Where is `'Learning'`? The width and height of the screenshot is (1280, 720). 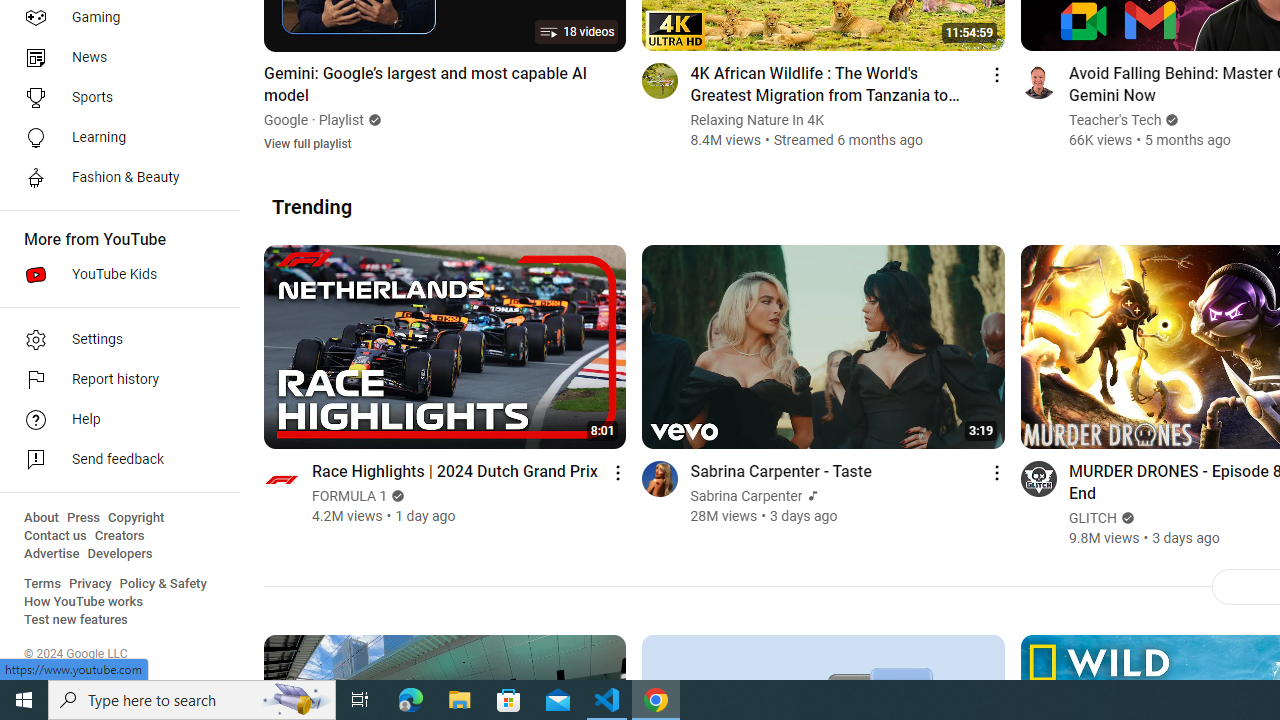
'Learning' is located at coordinates (112, 136).